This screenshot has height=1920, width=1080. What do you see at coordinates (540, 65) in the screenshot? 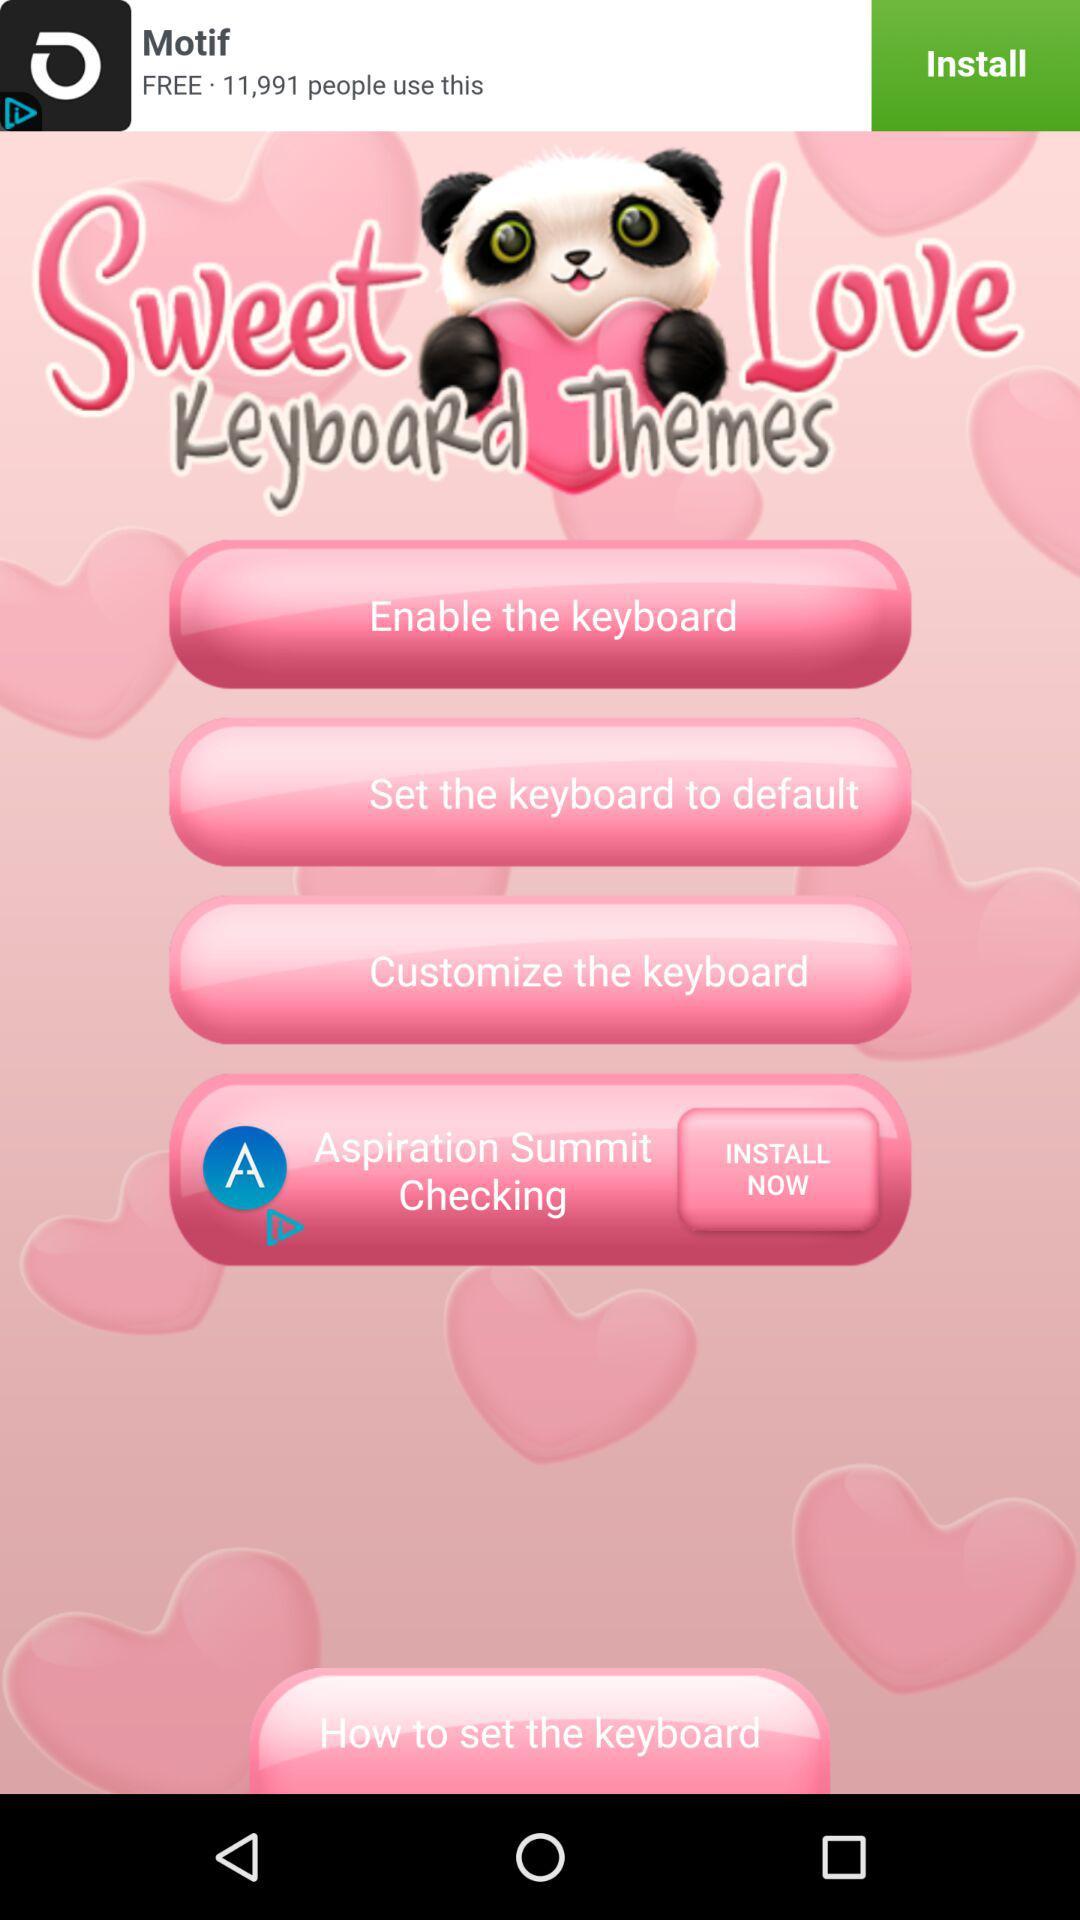
I see `click install` at bounding box center [540, 65].